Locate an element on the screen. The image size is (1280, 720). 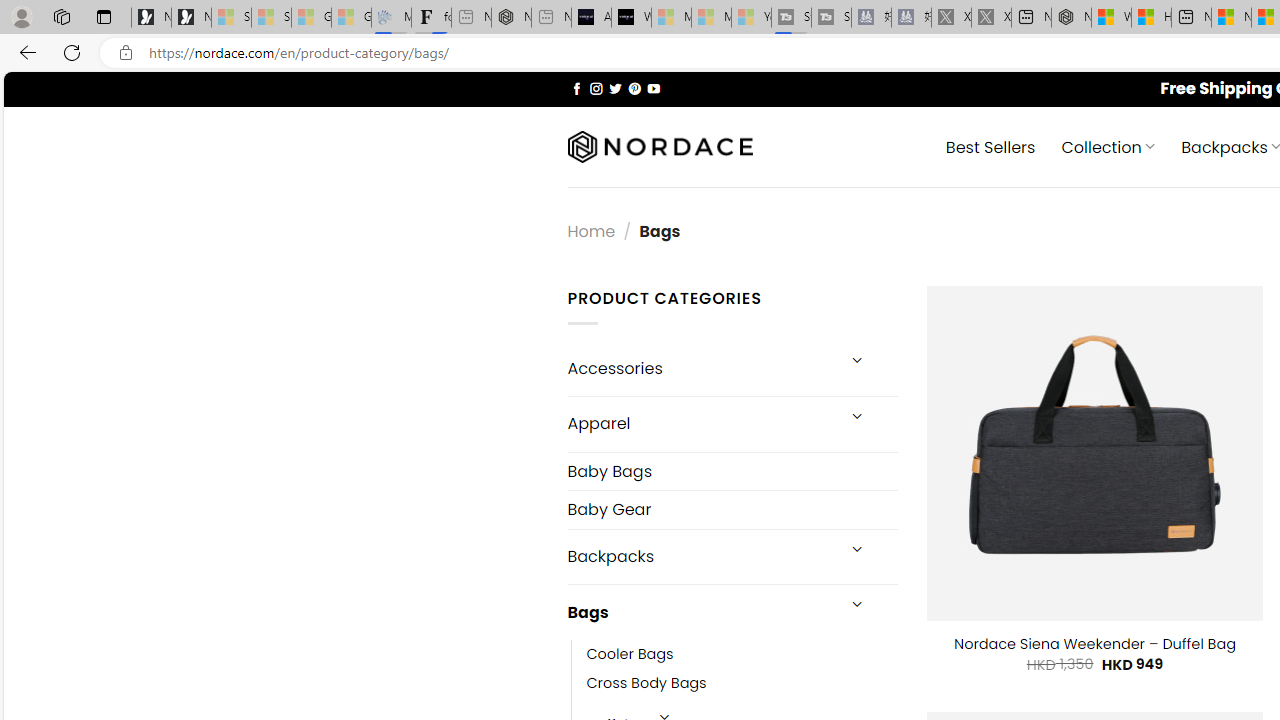
'Microsoft Start - Sleeping' is located at coordinates (711, 17).